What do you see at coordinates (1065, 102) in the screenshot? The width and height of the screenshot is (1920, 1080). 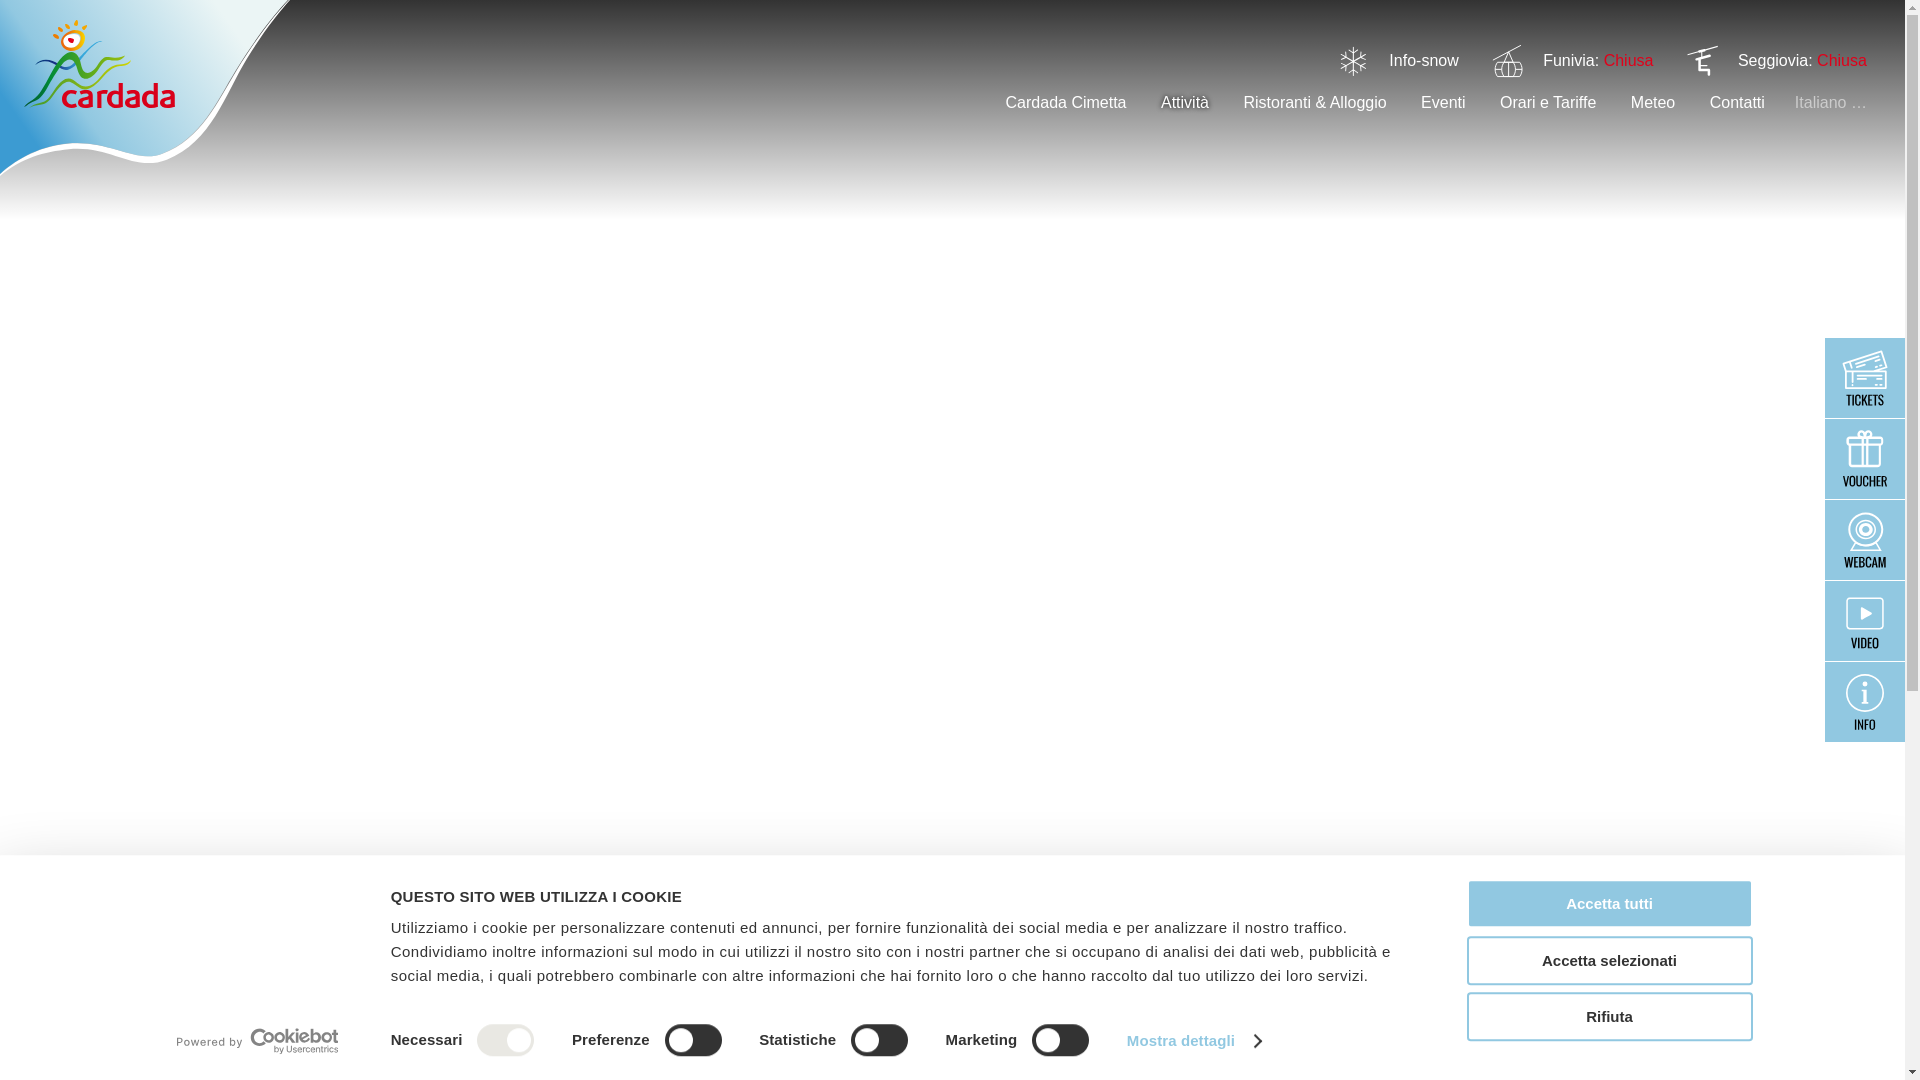 I see `'Cardada Cimetta'` at bounding box center [1065, 102].